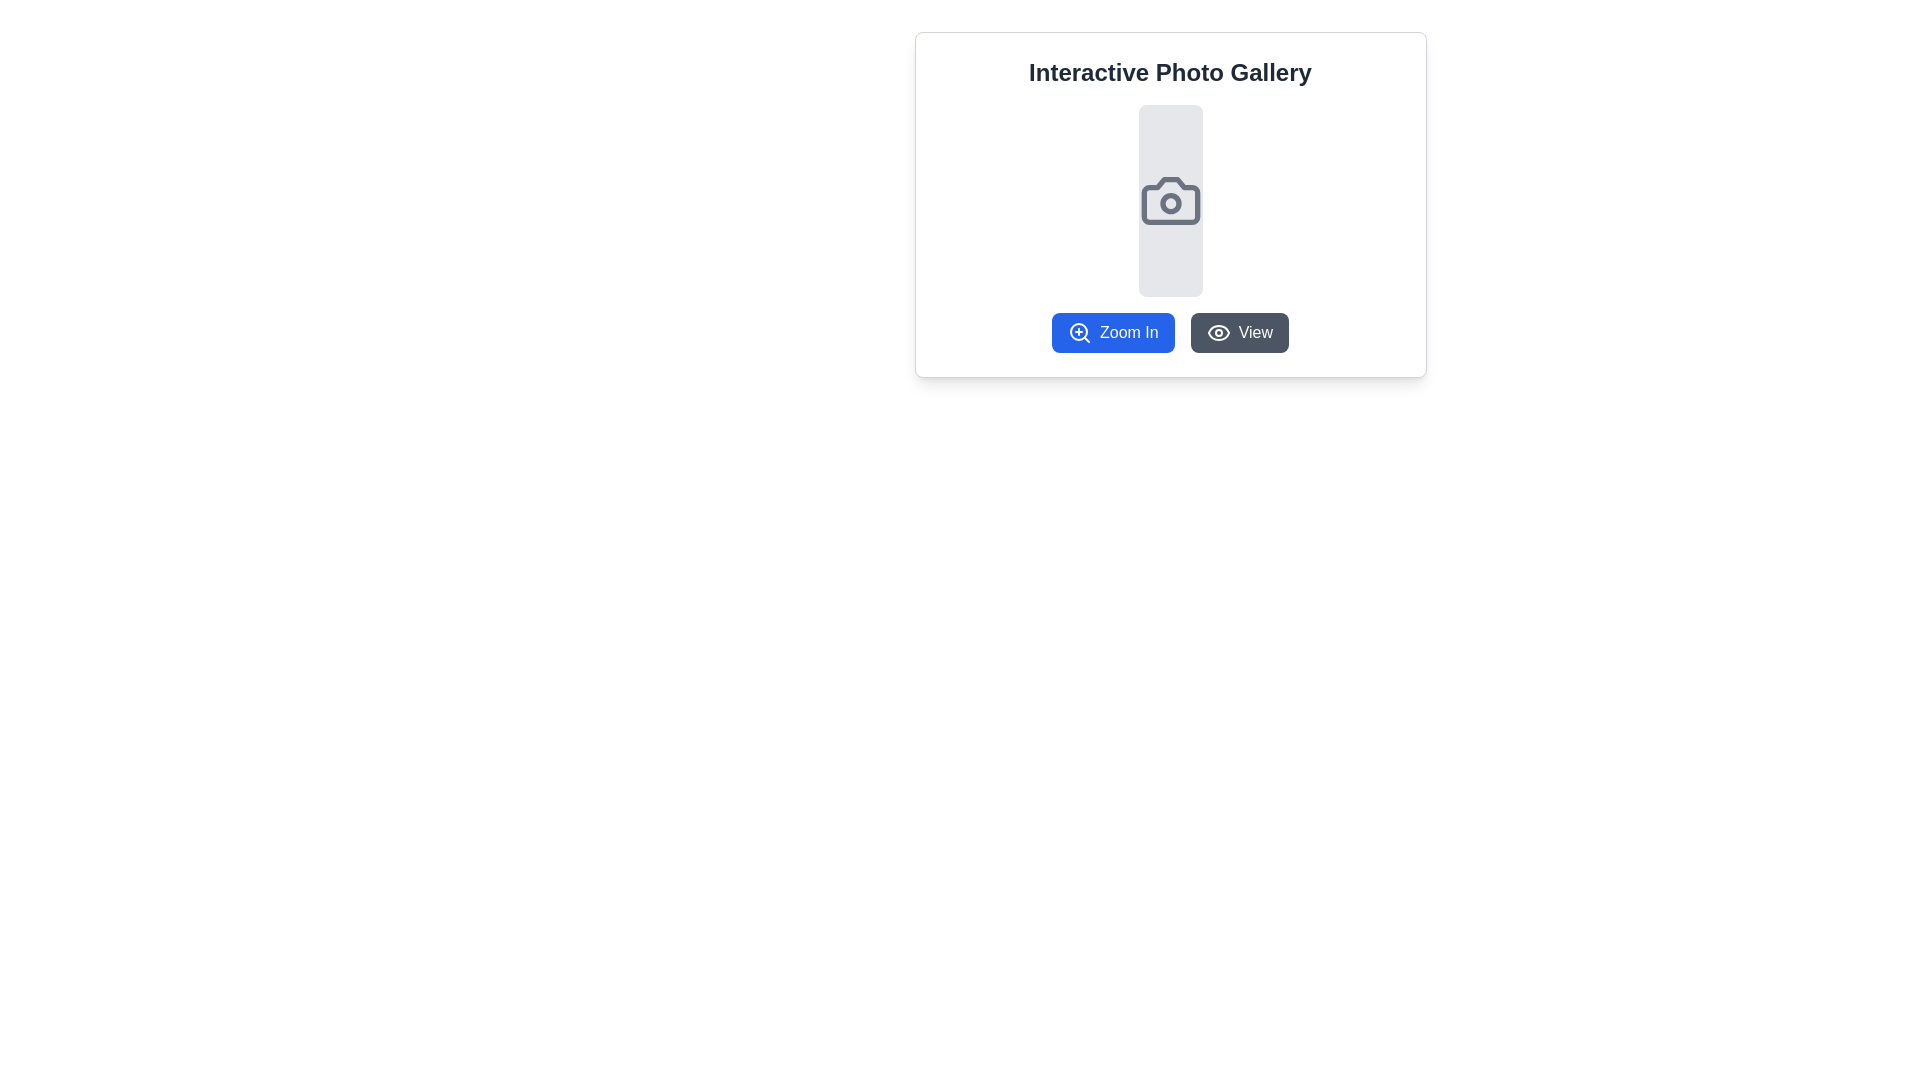 The height and width of the screenshot is (1080, 1920). Describe the element at coordinates (1170, 331) in the screenshot. I see `the zoom-in button located on the left side of the horizontally-aligned buttons in the photo gallery, adjacent to the 'View' button` at that location.